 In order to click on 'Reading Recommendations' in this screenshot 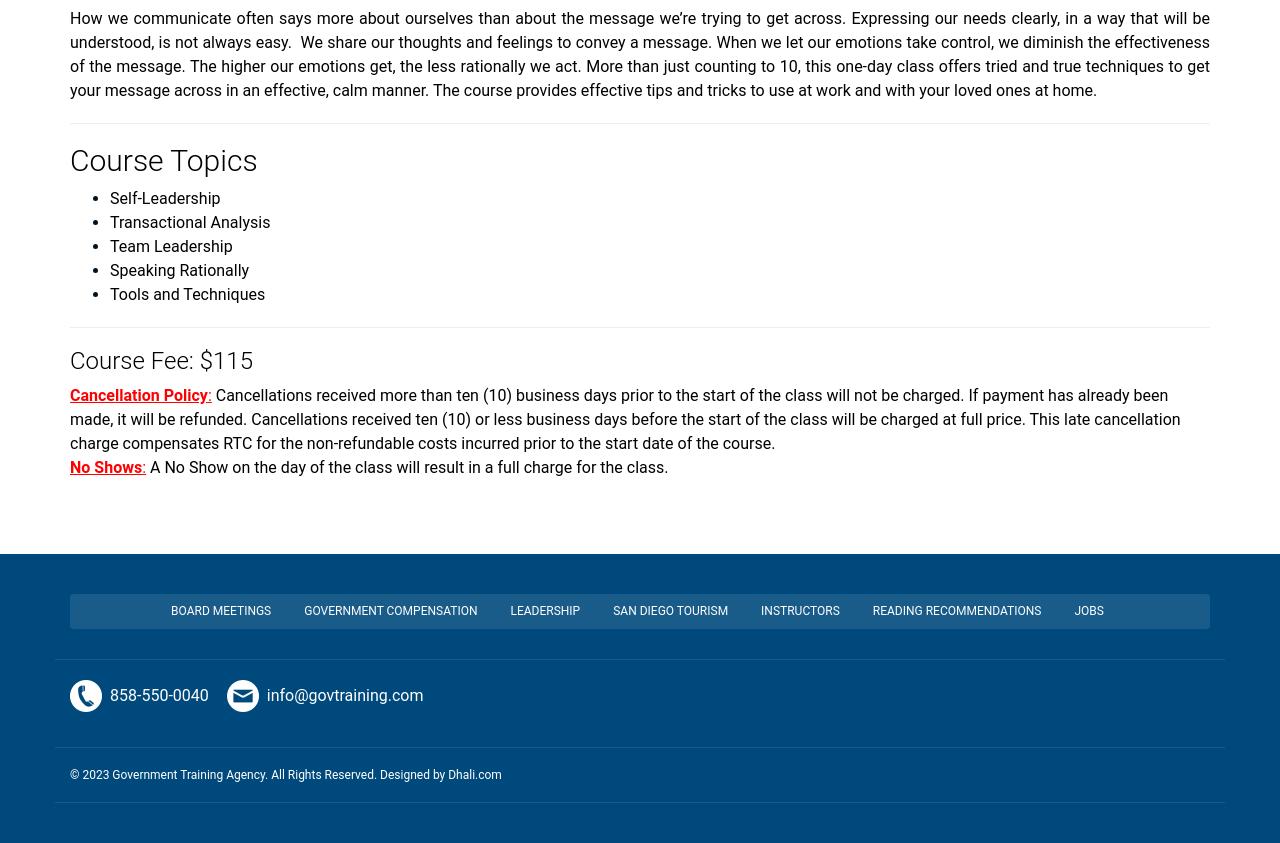, I will do `click(955, 610)`.